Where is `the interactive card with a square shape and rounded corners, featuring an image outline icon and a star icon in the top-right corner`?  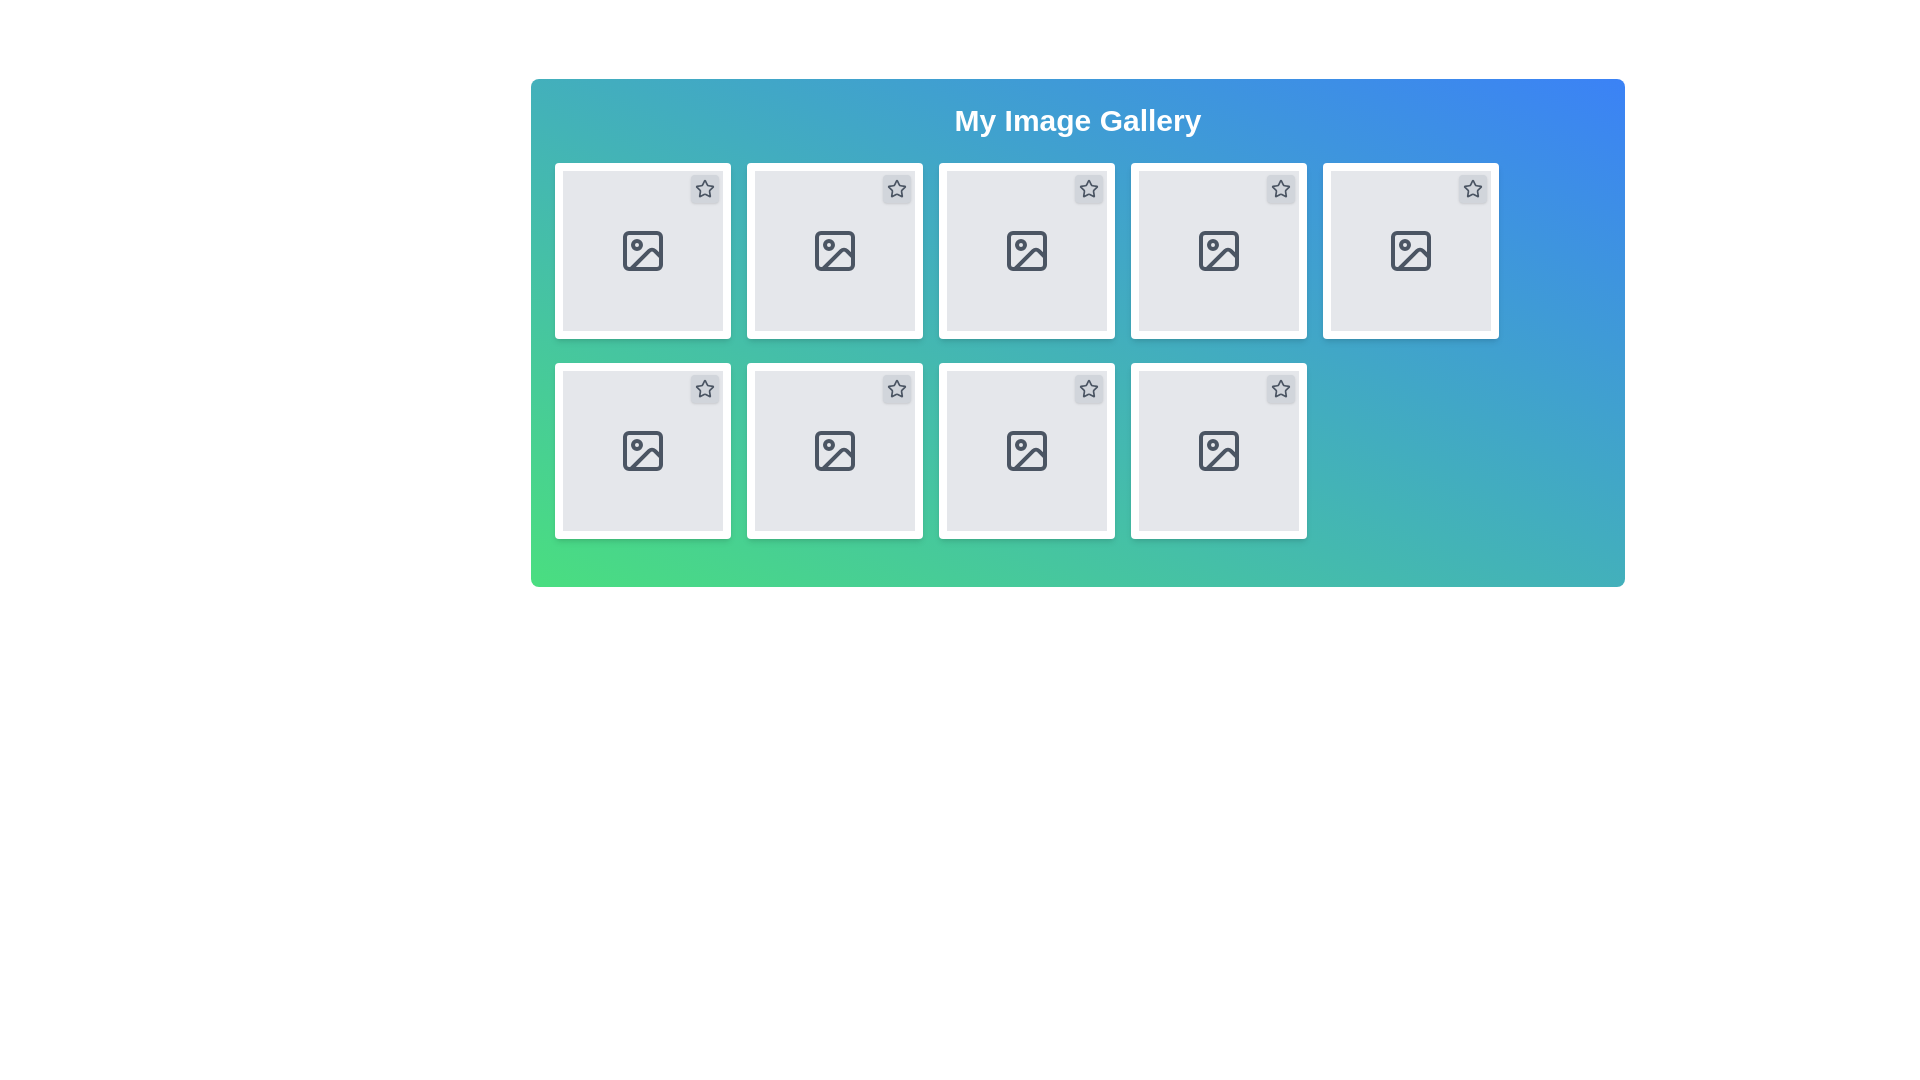 the interactive card with a square shape and rounded corners, featuring an image outline icon and a star icon in the top-right corner is located at coordinates (1218, 451).